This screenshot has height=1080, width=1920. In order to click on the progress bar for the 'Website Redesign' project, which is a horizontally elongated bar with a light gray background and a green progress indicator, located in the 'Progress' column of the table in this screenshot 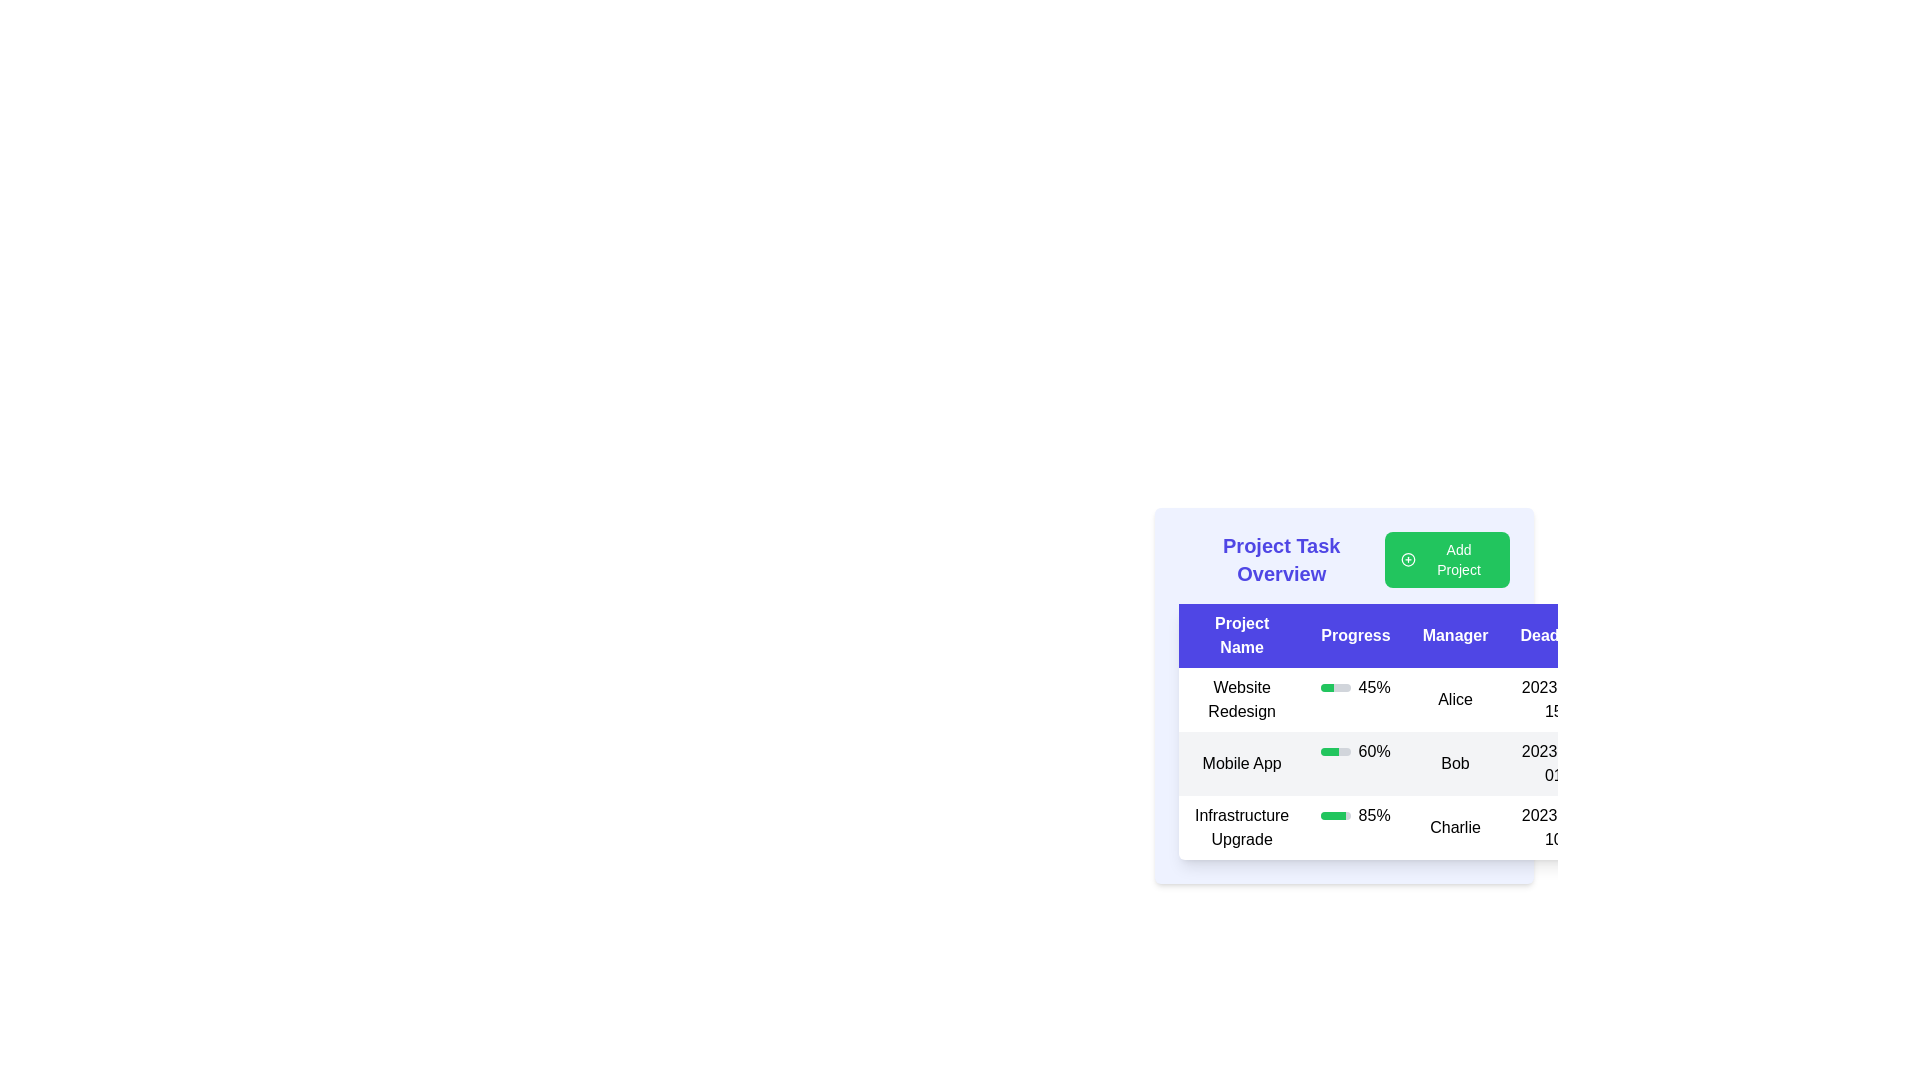, I will do `click(1335, 686)`.